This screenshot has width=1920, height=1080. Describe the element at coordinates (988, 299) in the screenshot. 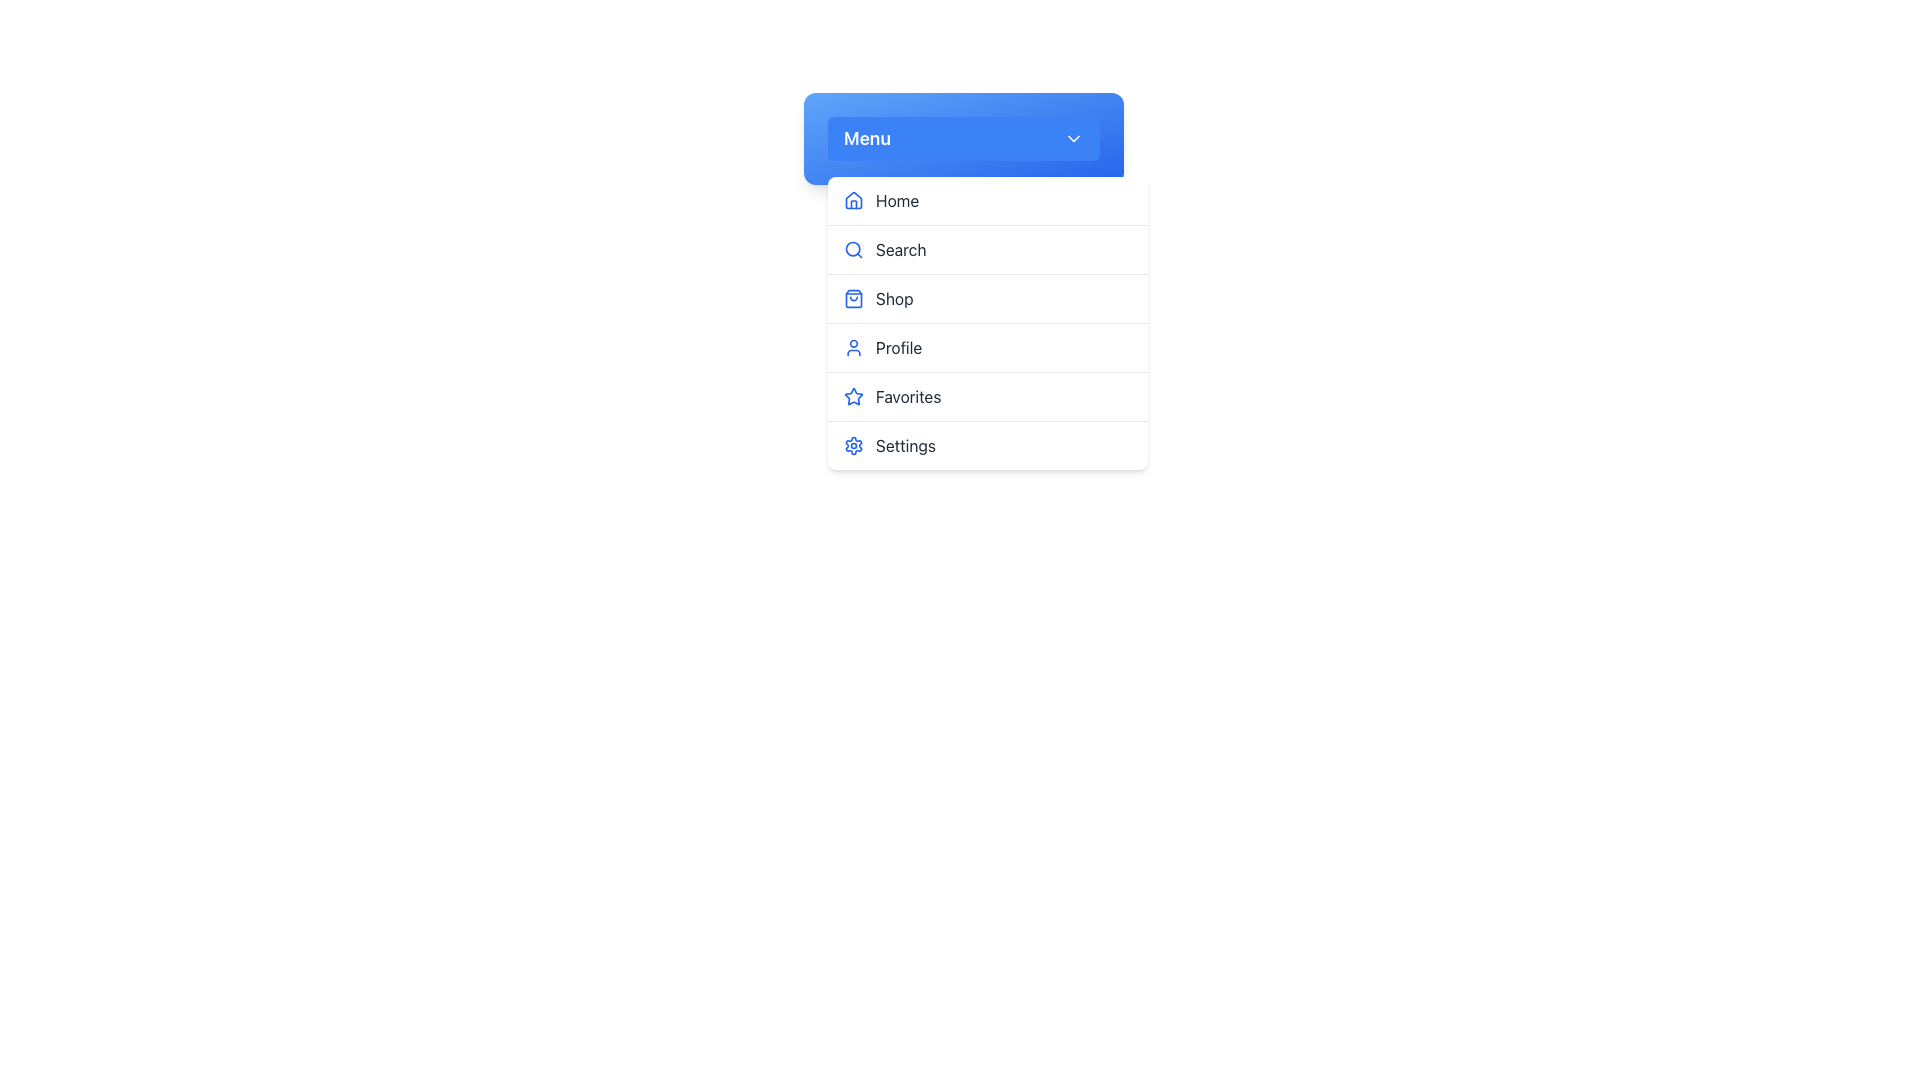

I see `the shopping button located as the third item in the vertical menu list, positioned between the 'Search' and 'Profile' options` at that location.